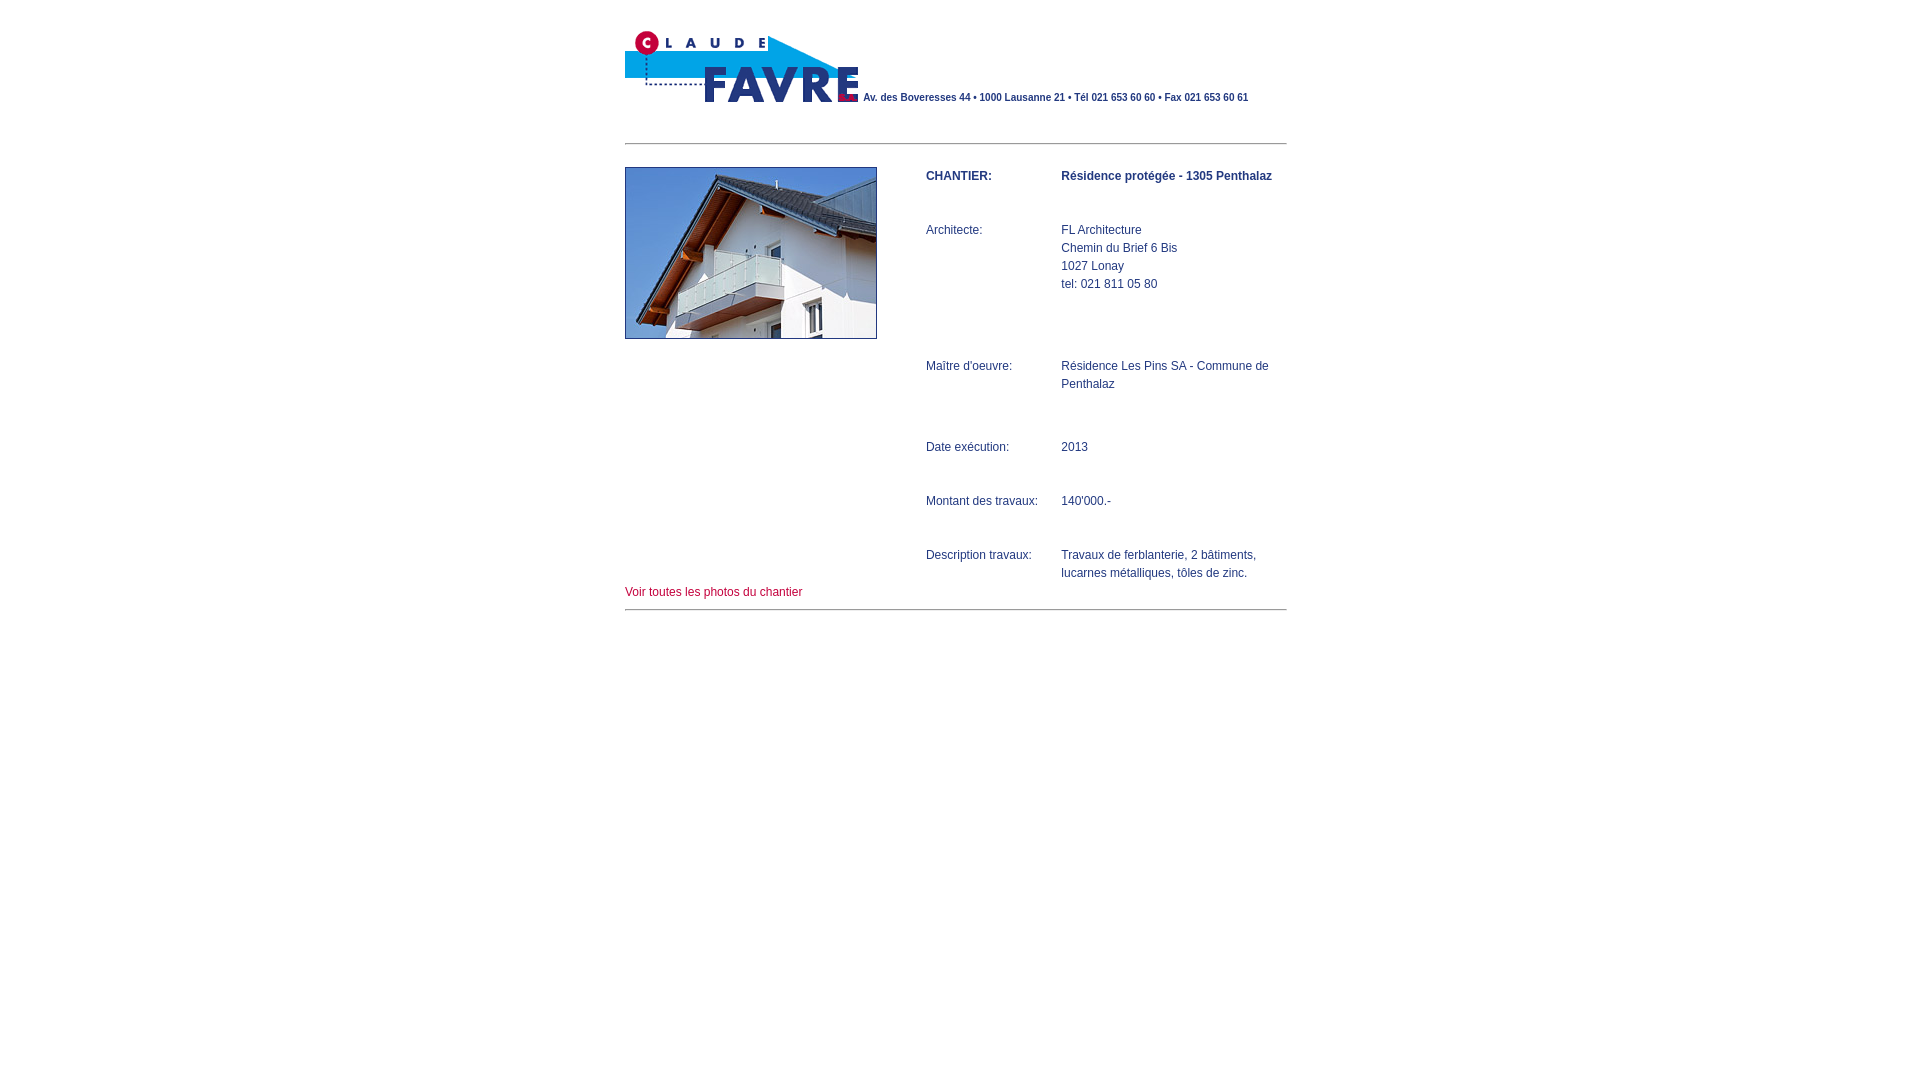  What do you see at coordinates (713, 590) in the screenshot?
I see `'Voir toutes les photos du chantier'` at bounding box center [713, 590].